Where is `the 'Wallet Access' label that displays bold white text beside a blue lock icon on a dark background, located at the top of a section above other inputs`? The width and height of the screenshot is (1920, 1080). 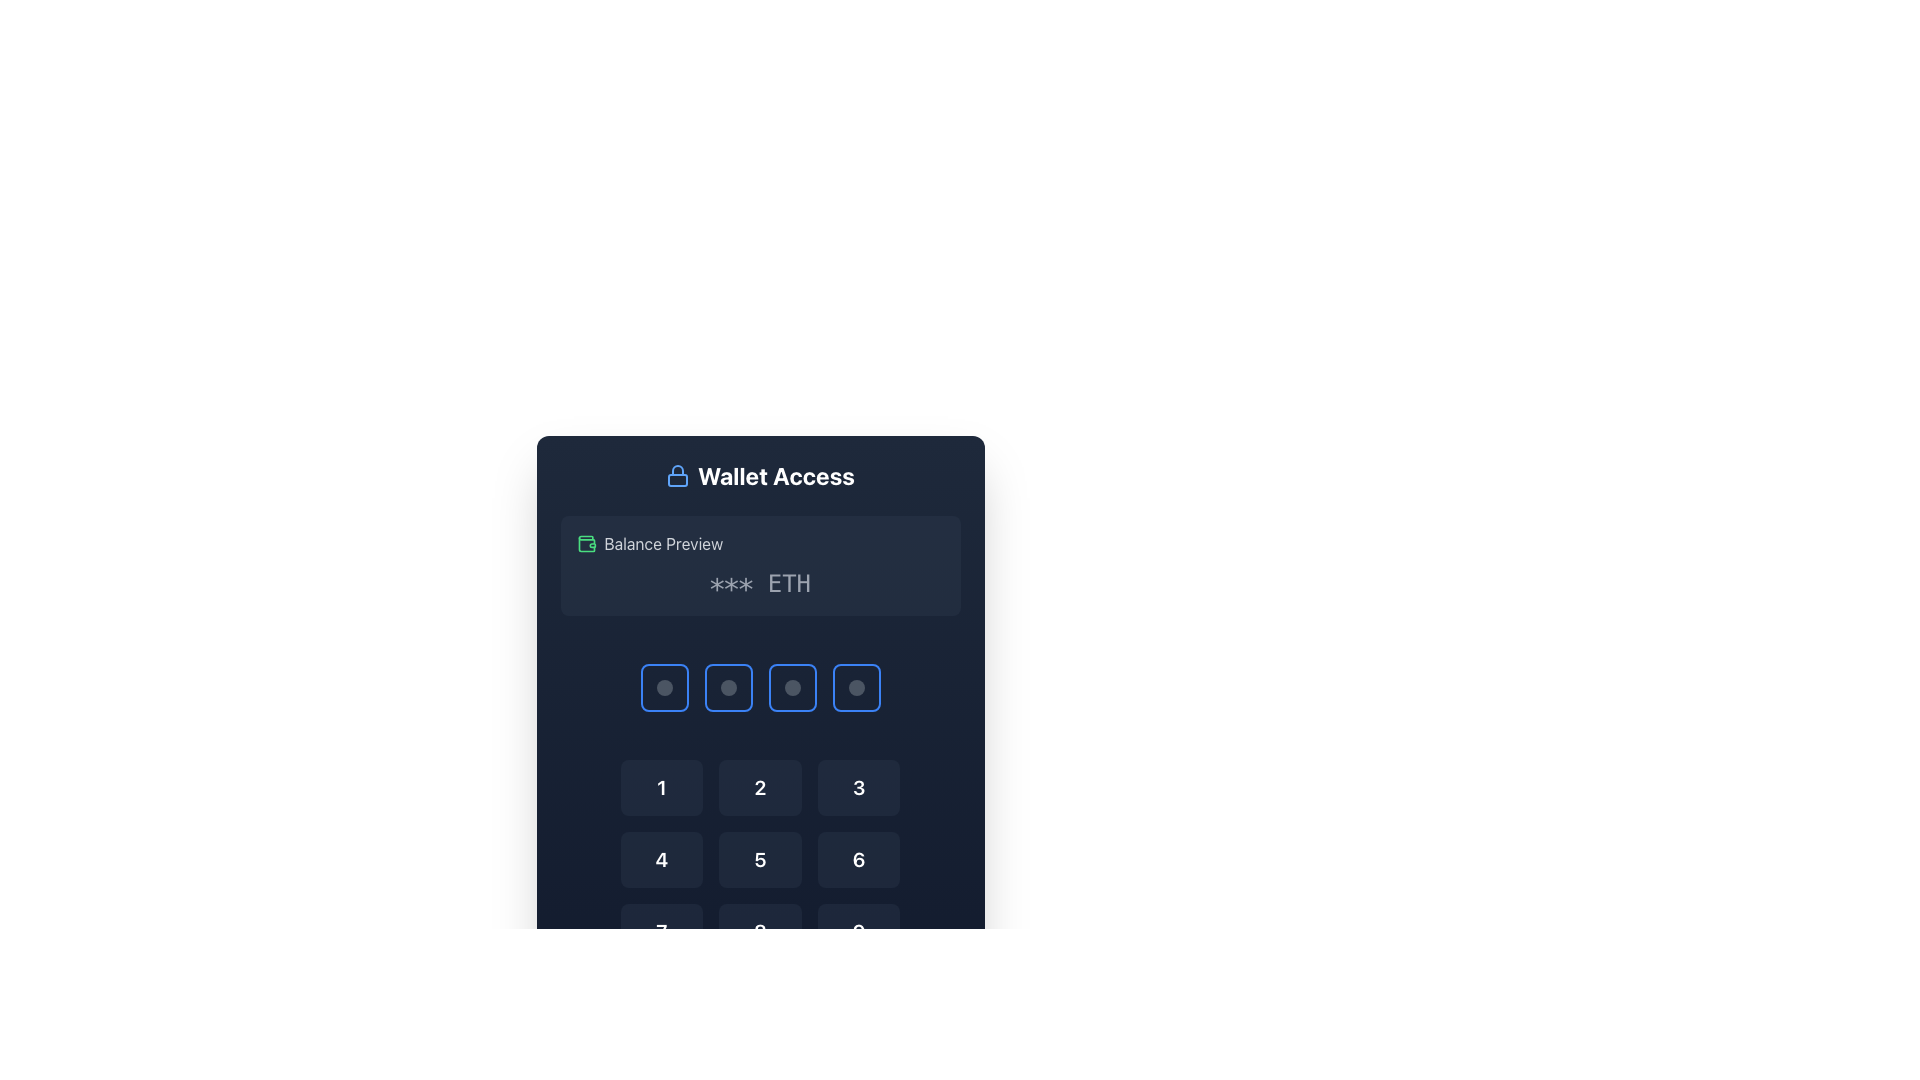
the 'Wallet Access' label that displays bold white text beside a blue lock icon on a dark background, located at the top of a section above other inputs is located at coordinates (759, 475).